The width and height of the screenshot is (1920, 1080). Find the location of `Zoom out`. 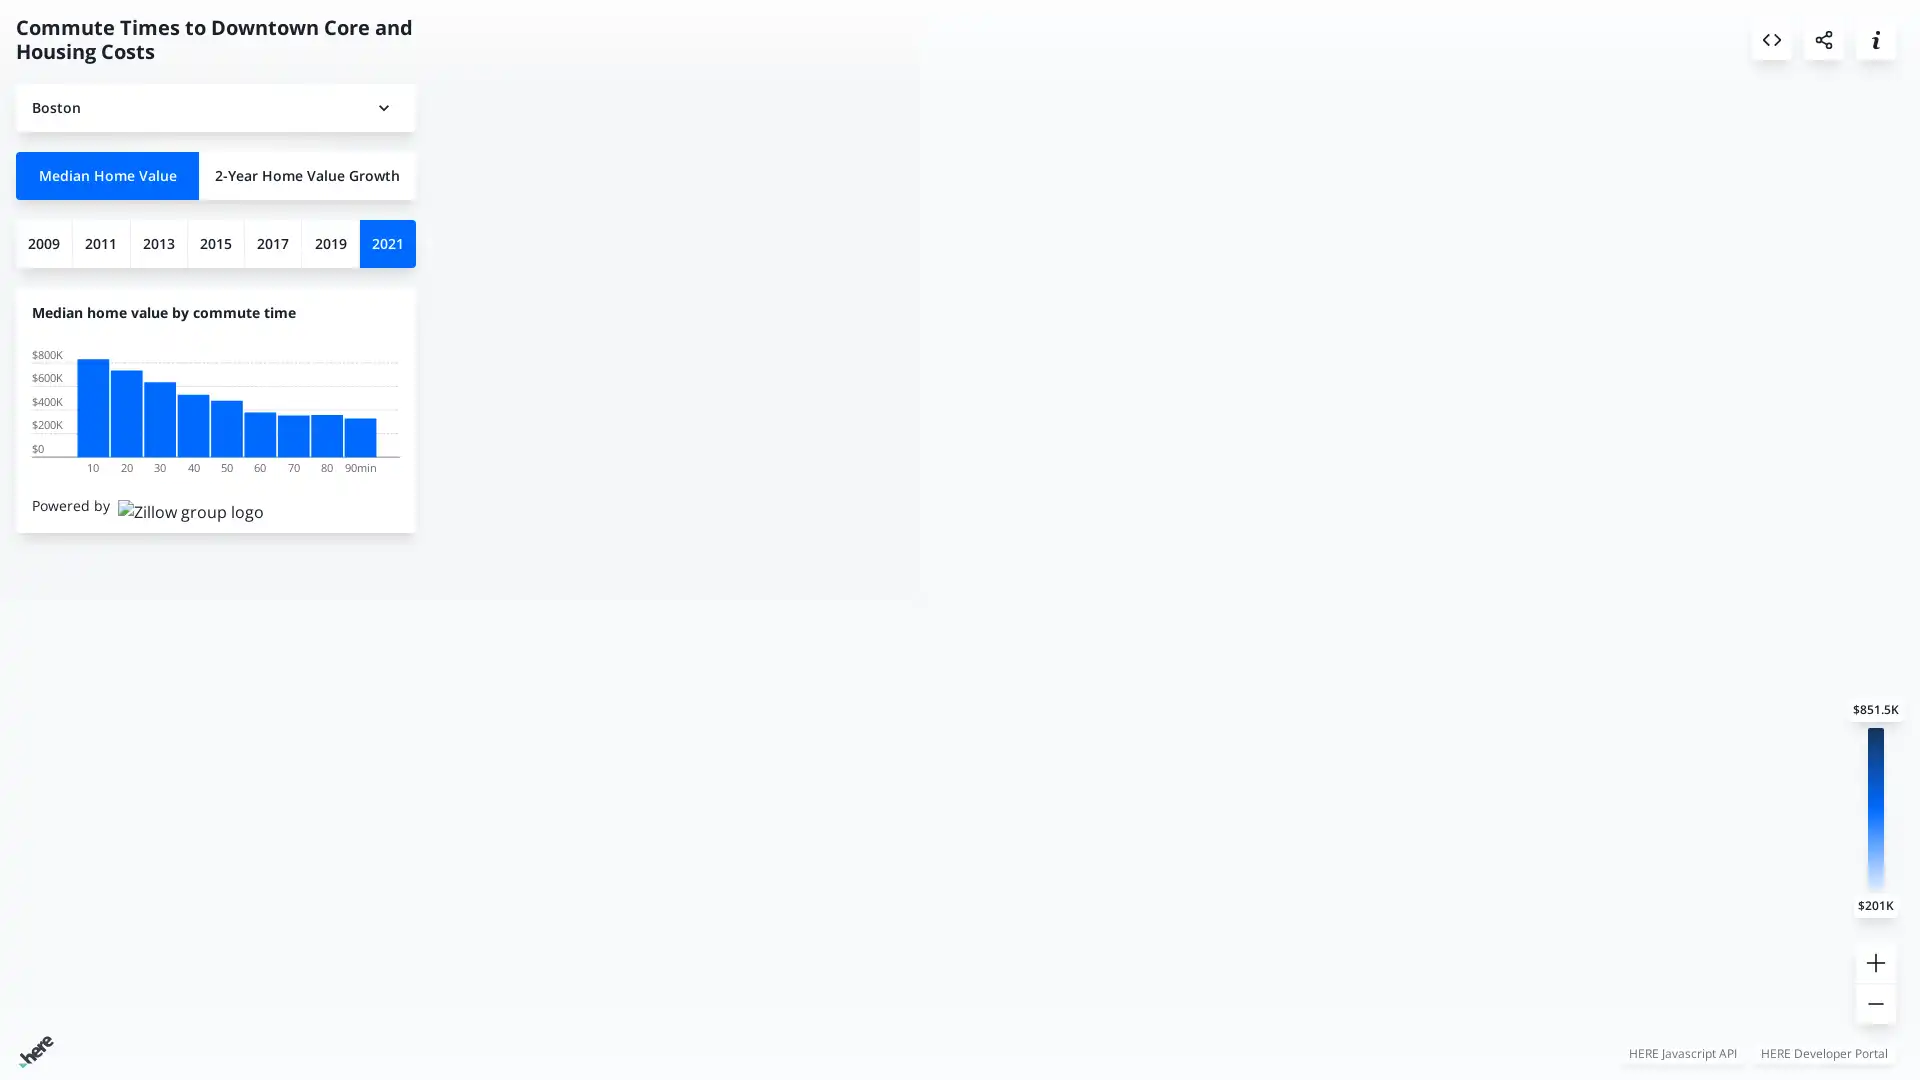

Zoom out is located at coordinates (1875, 1003).